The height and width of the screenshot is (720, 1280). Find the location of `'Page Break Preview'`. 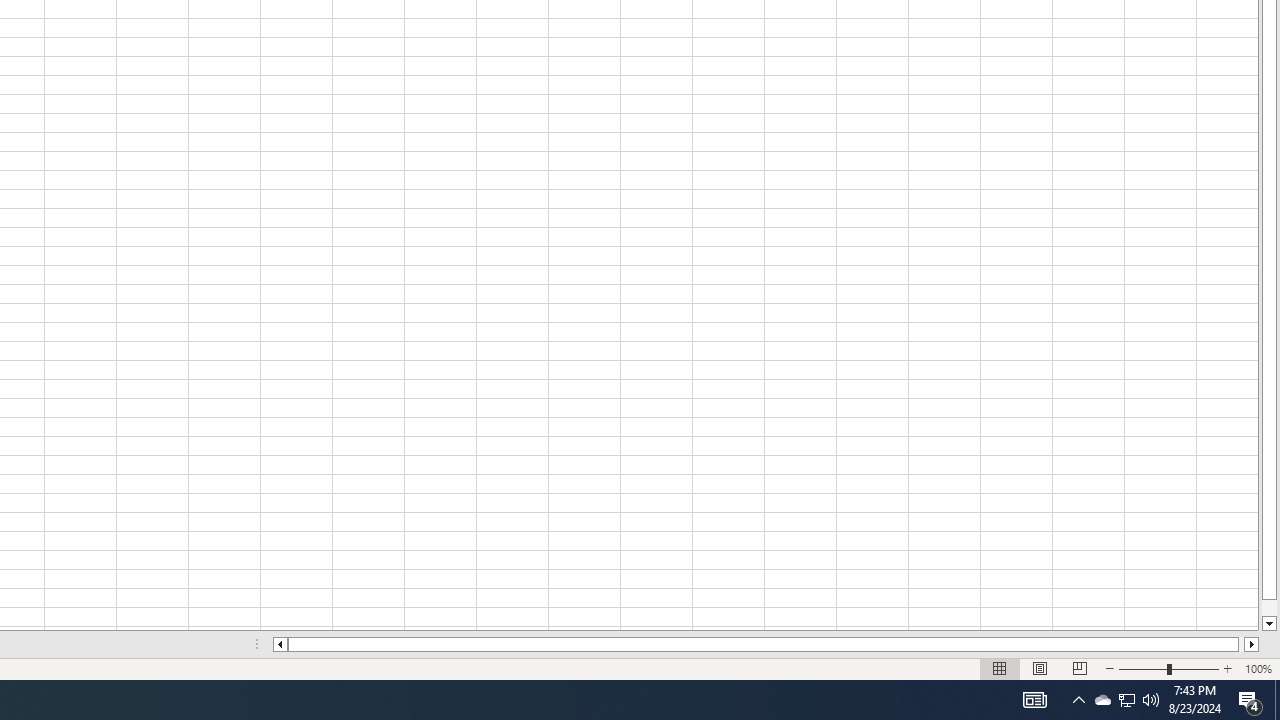

'Page Break Preview' is located at coordinates (1078, 669).